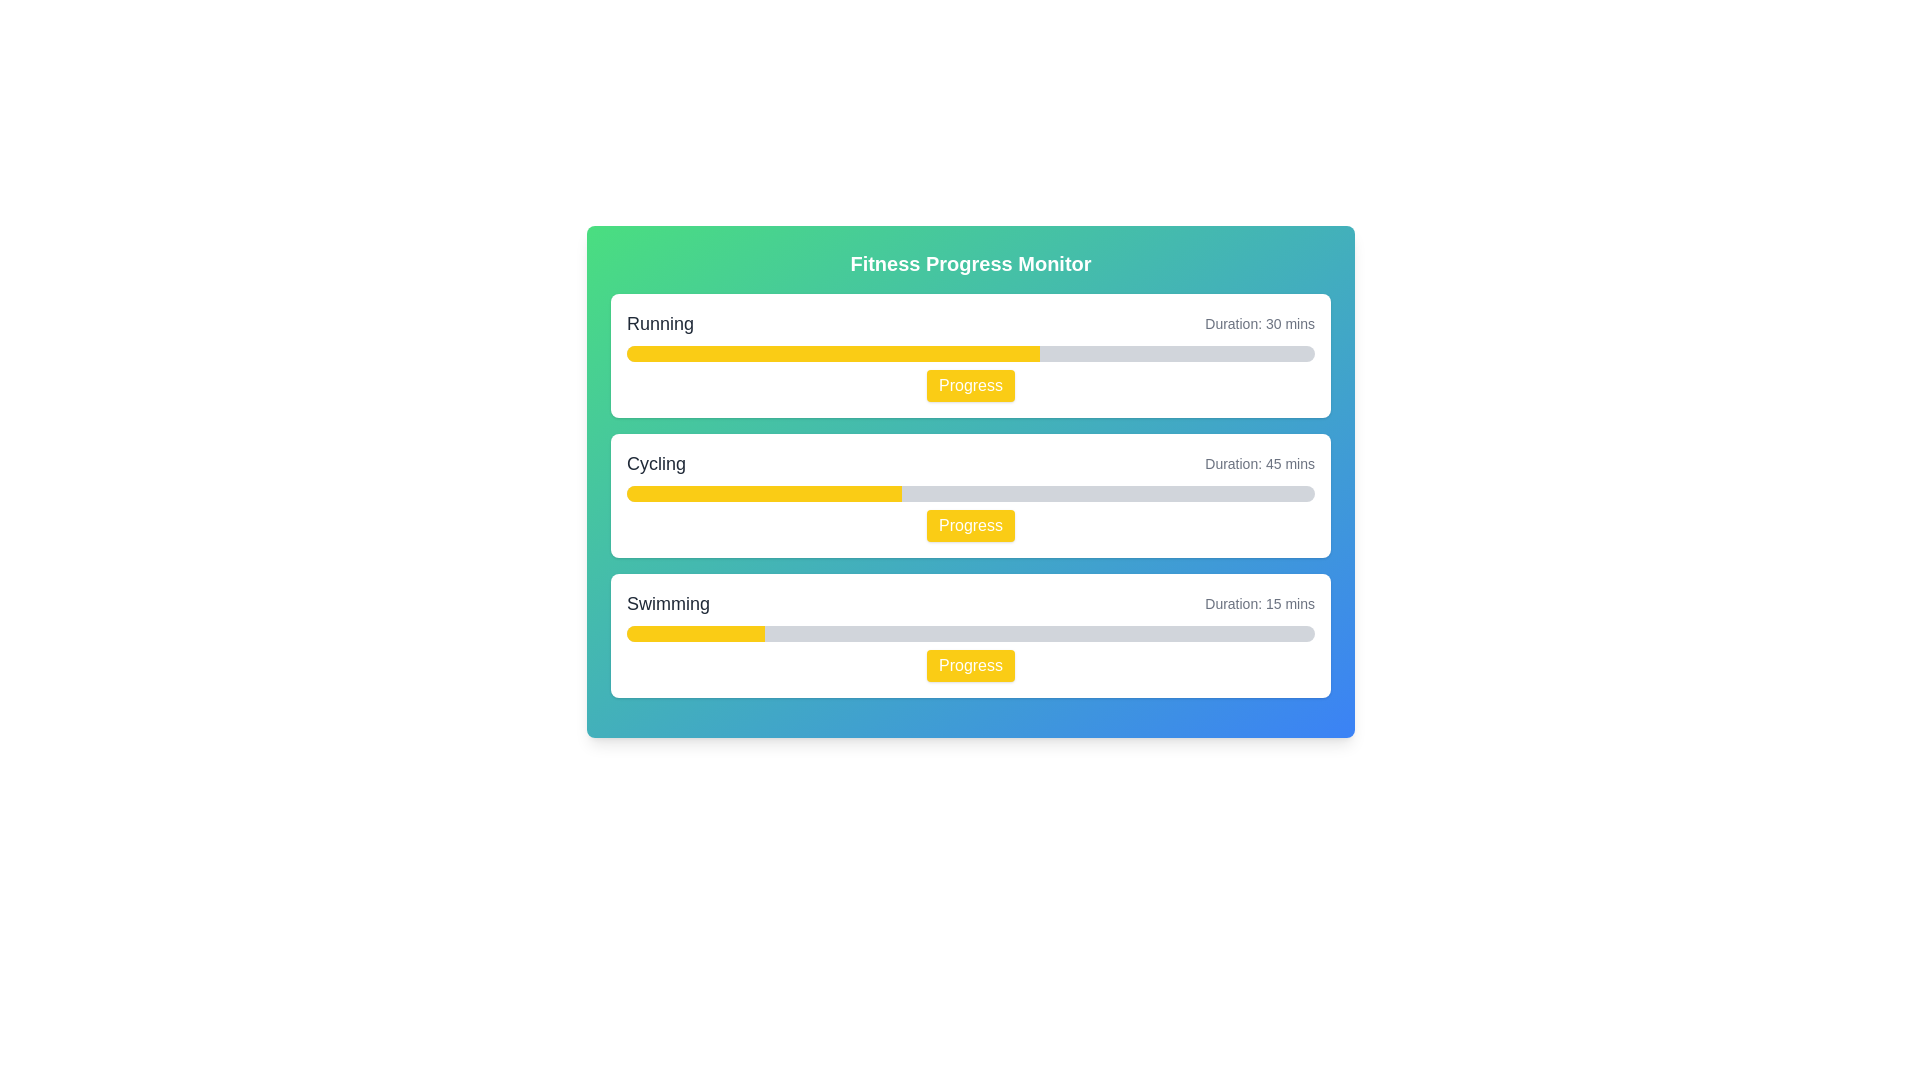 This screenshot has width=1920, height=1080. Describe the element at coordinates (970, 666) in the screenshot. I see `the 'Progress' button with rounded edges, yellow background, and white text` at that location.